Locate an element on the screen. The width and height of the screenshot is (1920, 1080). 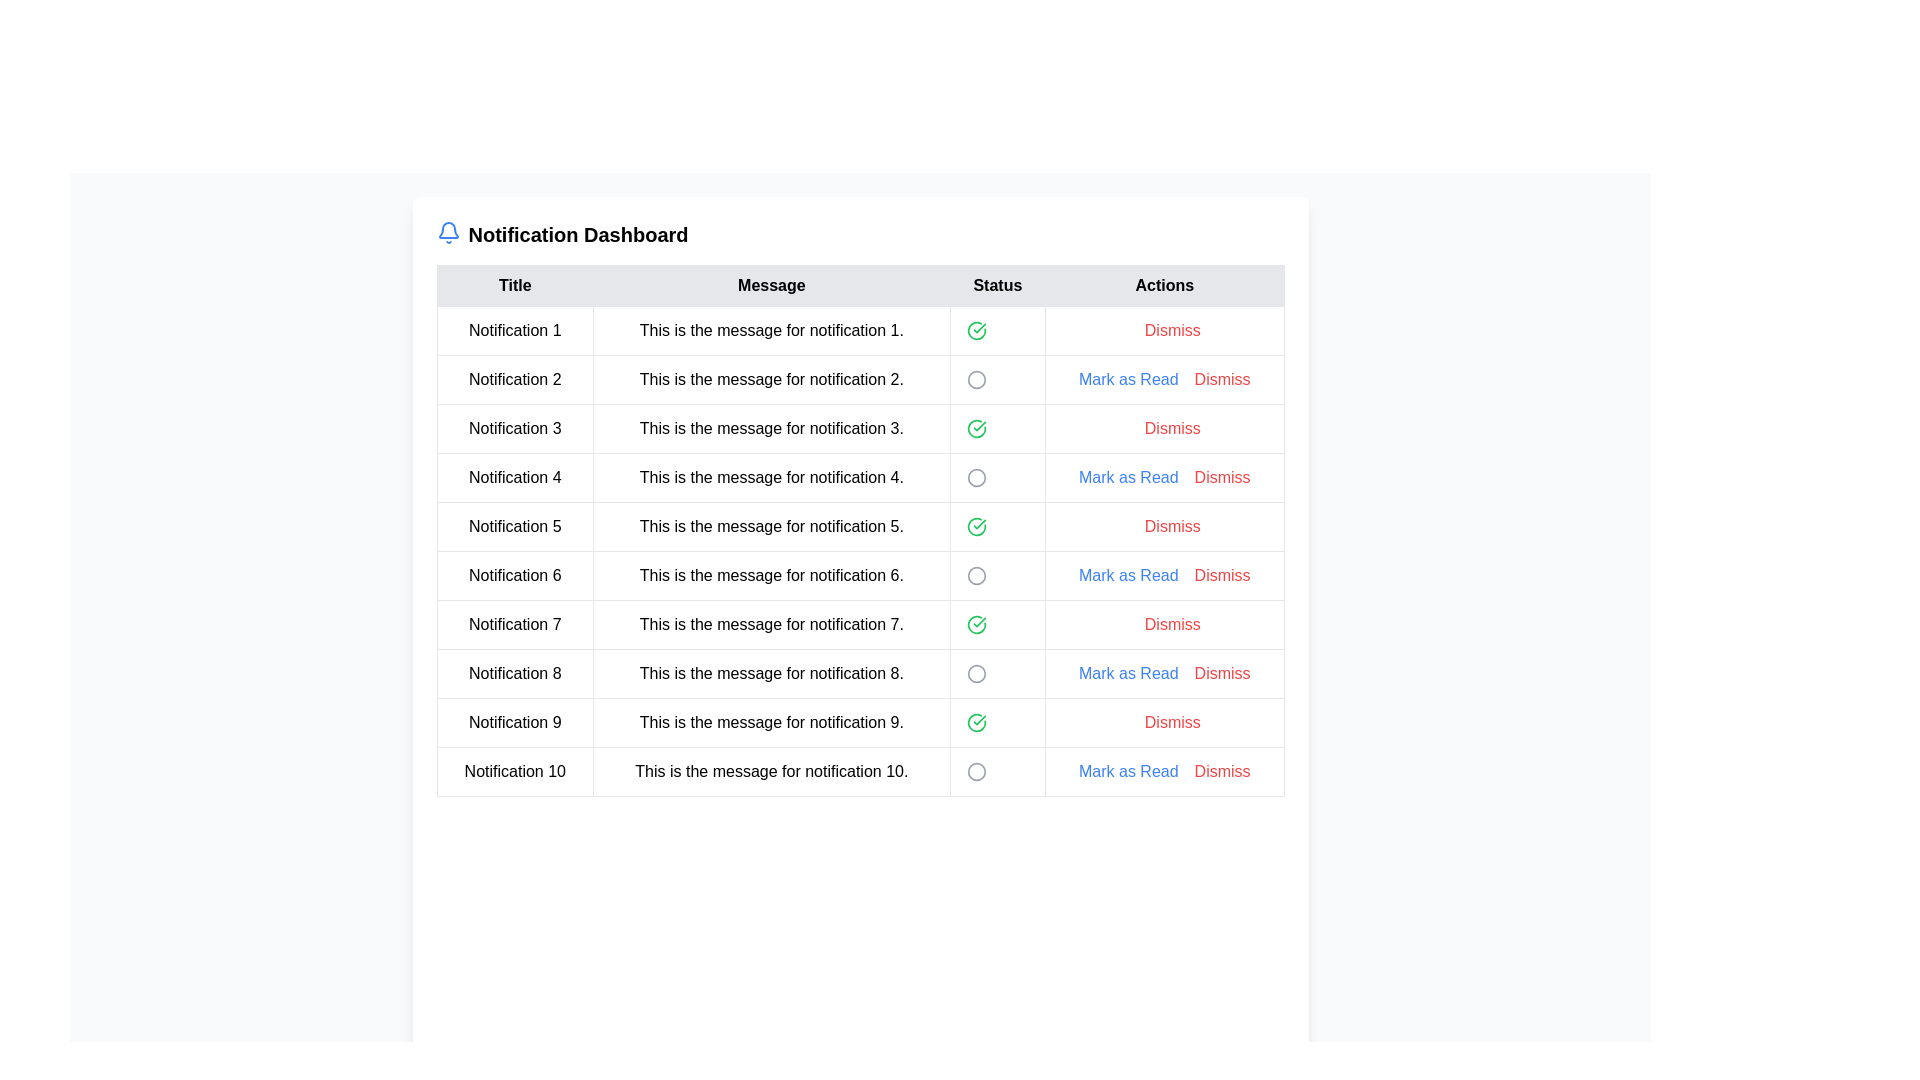
the text label displaying 'Notification 5' in the first column of the fifth row in the 'Notification Dashboard' table is located at coordinates (515, 526).